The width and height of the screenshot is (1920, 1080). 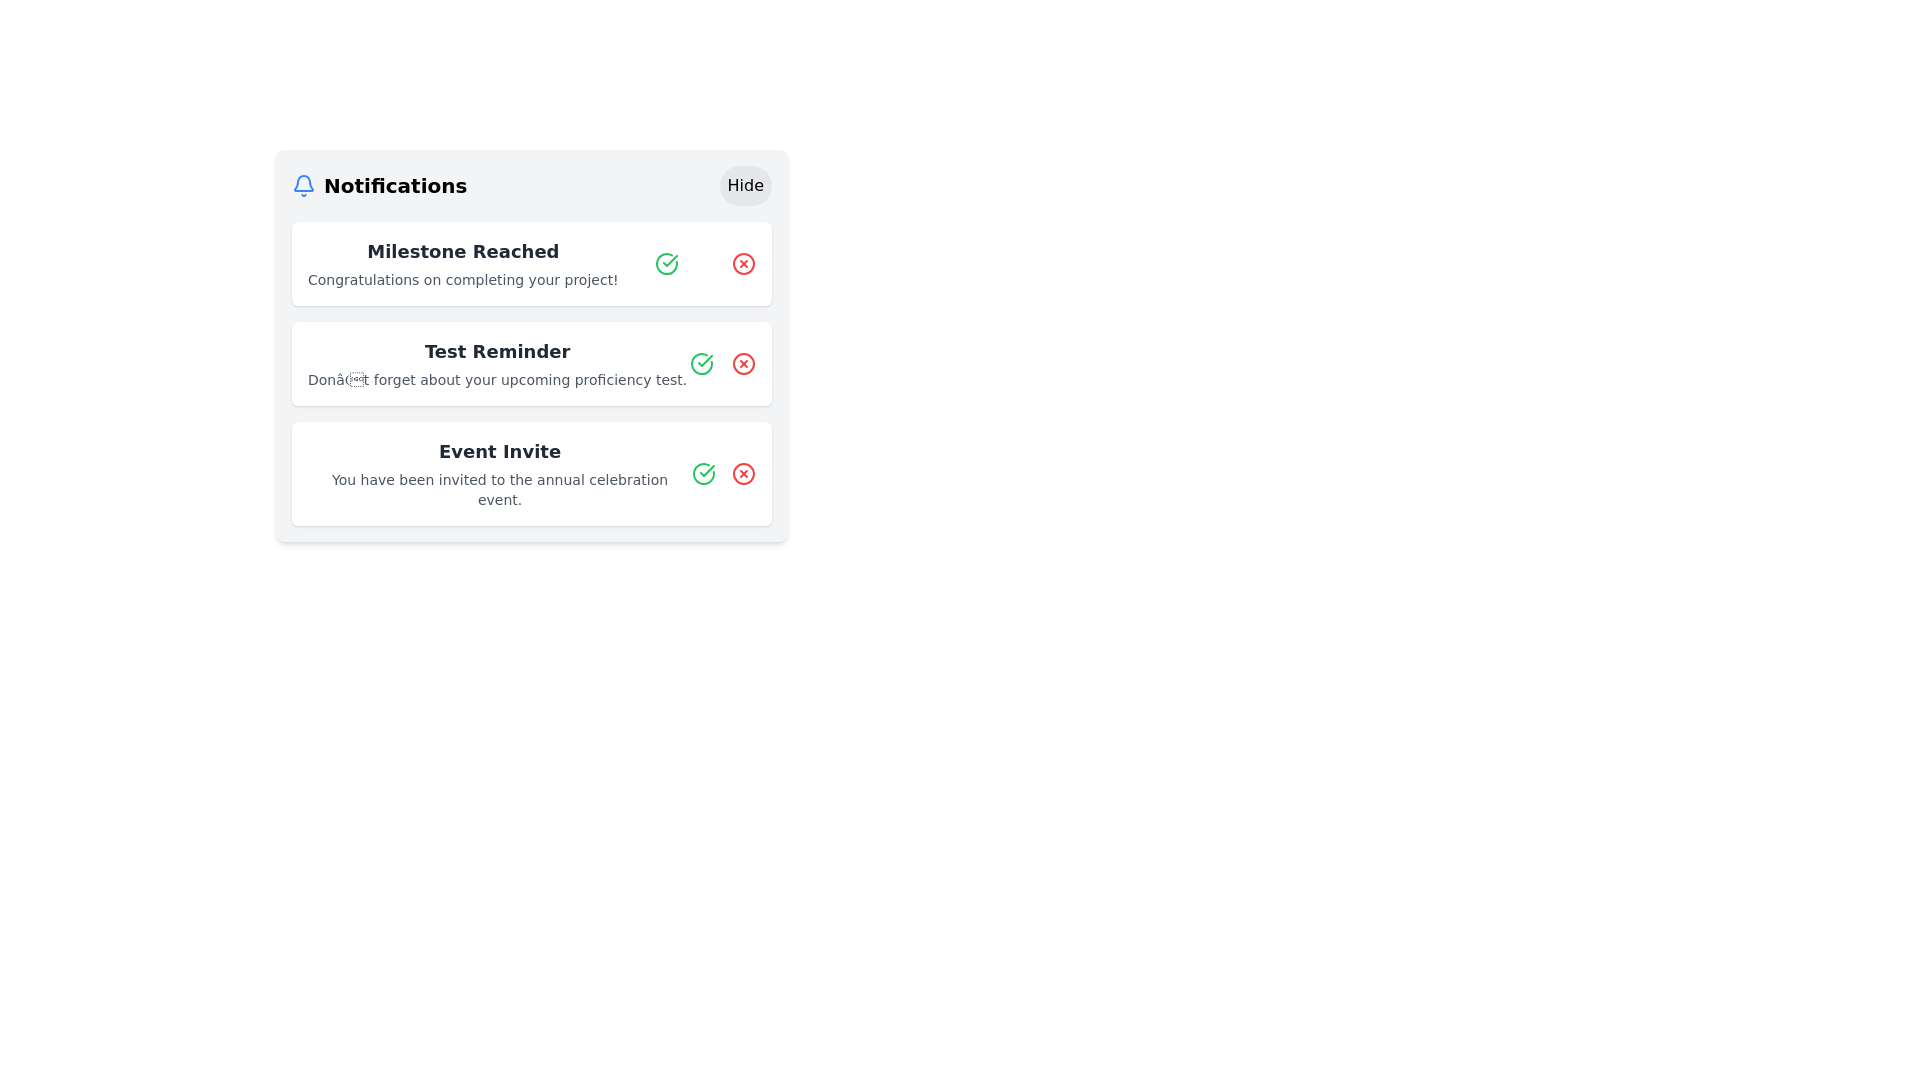 What do you see at coordinates (744, 185) in the screenshot?
I see `the 'Hide' button in the top-right corner of the 'Notifications' header to hide notifications` at bounding box center [744, 185].